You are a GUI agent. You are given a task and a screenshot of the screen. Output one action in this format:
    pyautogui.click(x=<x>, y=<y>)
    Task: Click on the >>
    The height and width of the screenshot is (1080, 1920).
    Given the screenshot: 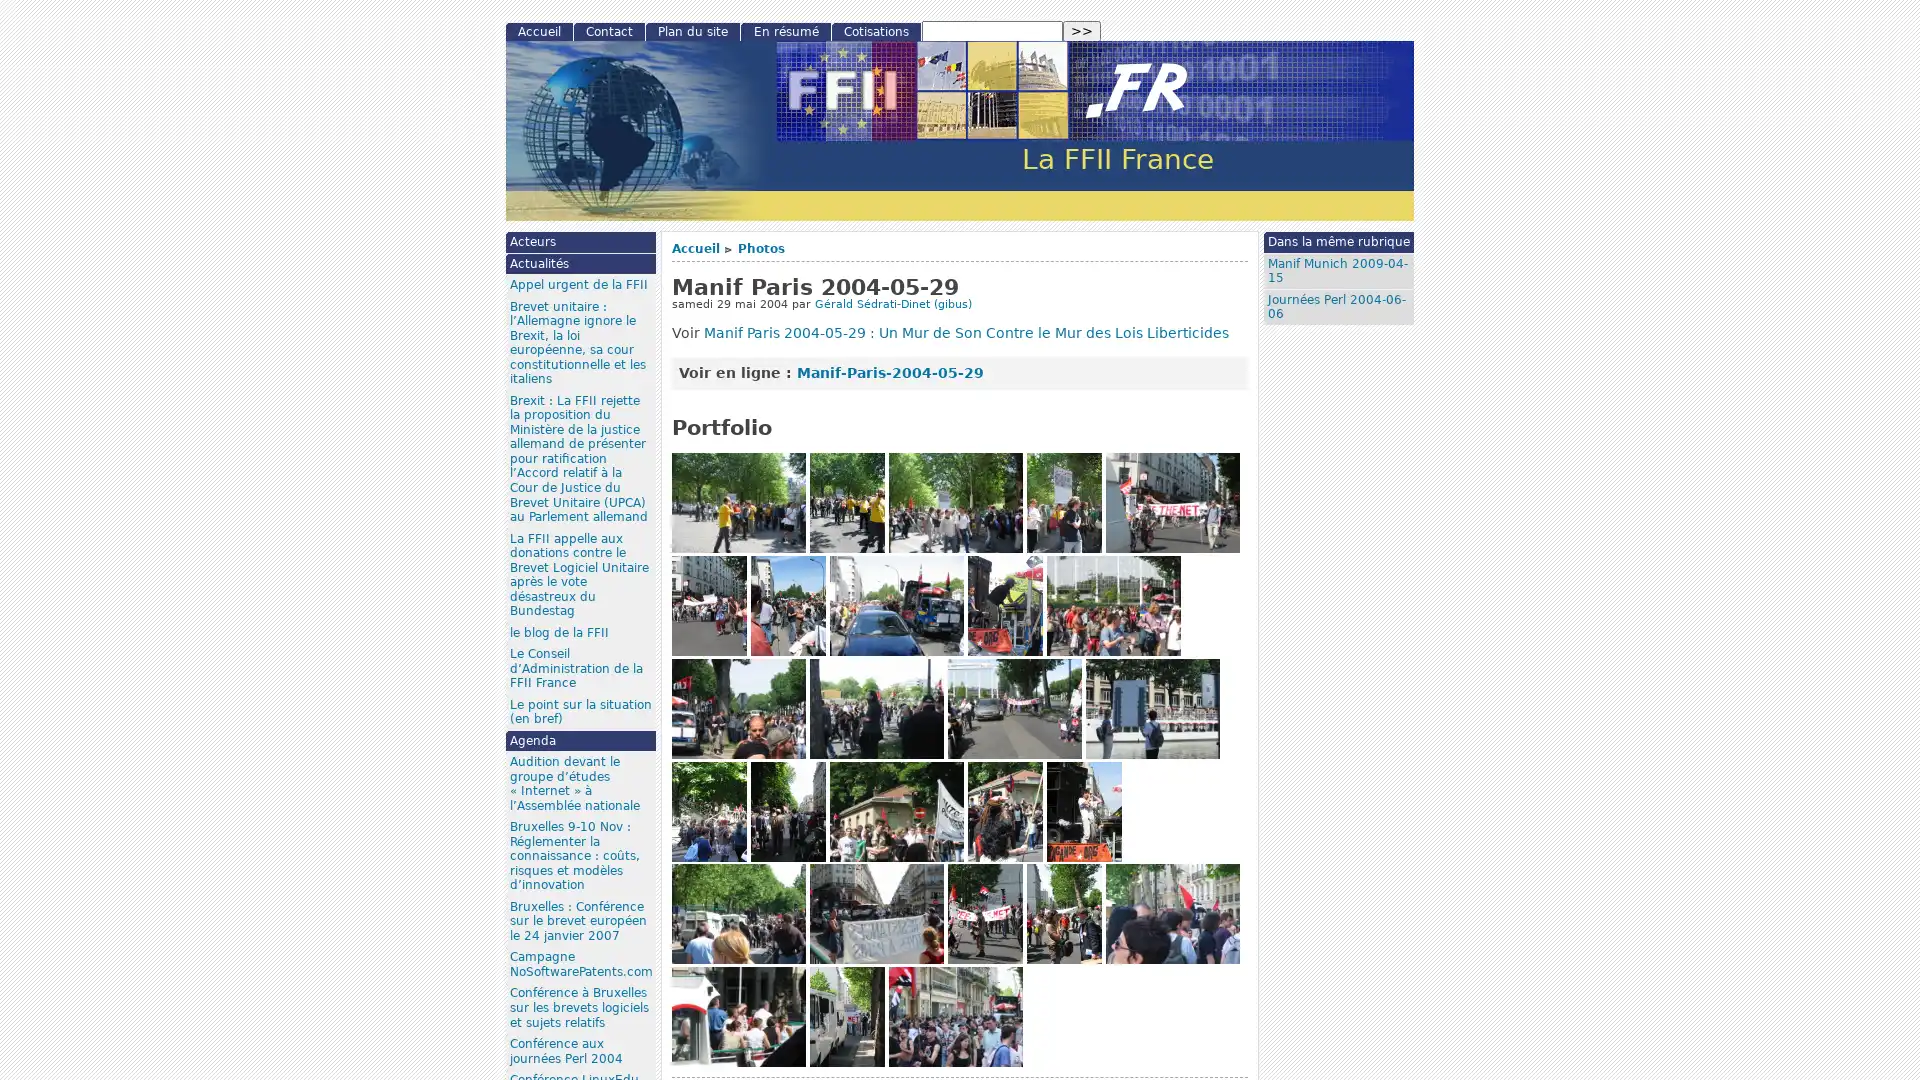 What is the action you would take?
    pyautogui.click(x=1080, y=31)
    